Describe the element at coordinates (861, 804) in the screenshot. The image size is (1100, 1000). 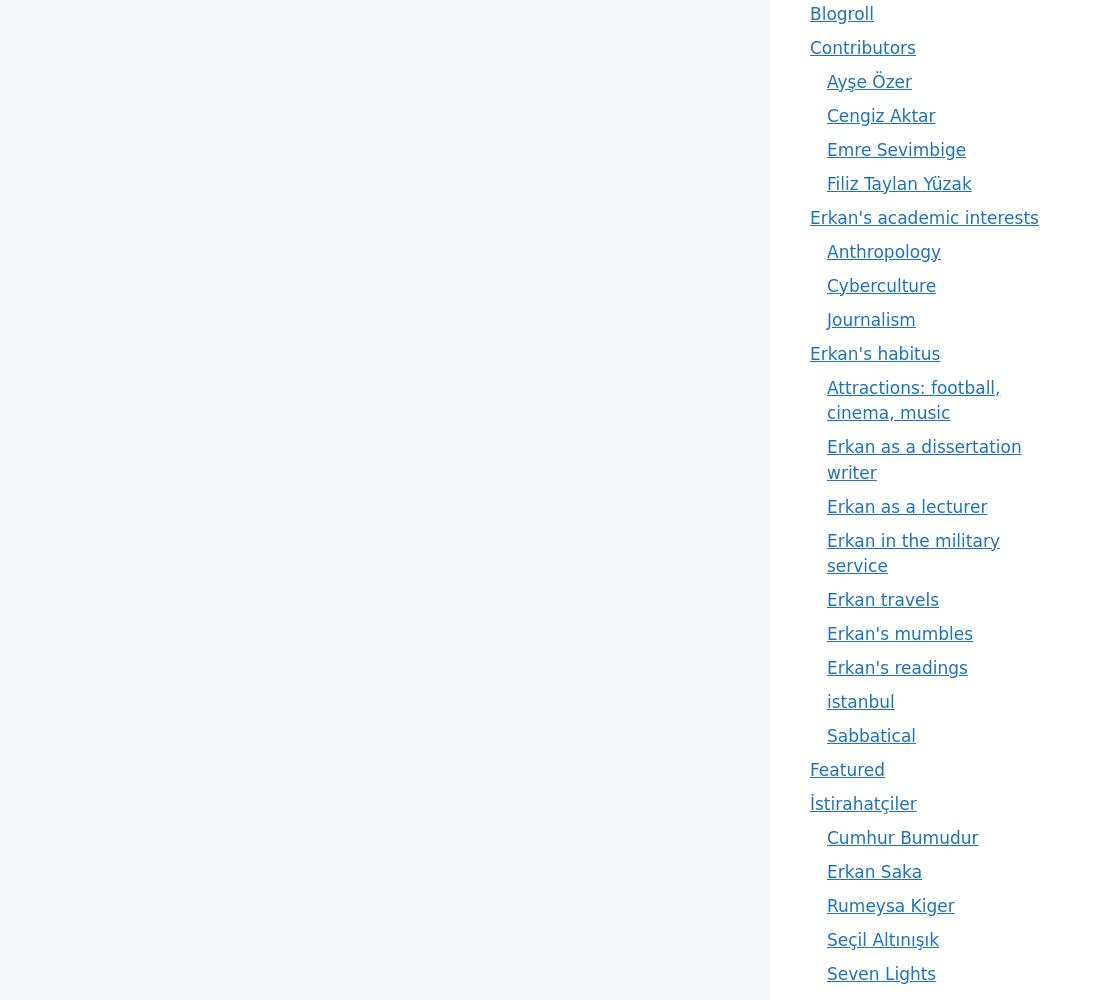
I see `'İstirahatçiler'` at that location.